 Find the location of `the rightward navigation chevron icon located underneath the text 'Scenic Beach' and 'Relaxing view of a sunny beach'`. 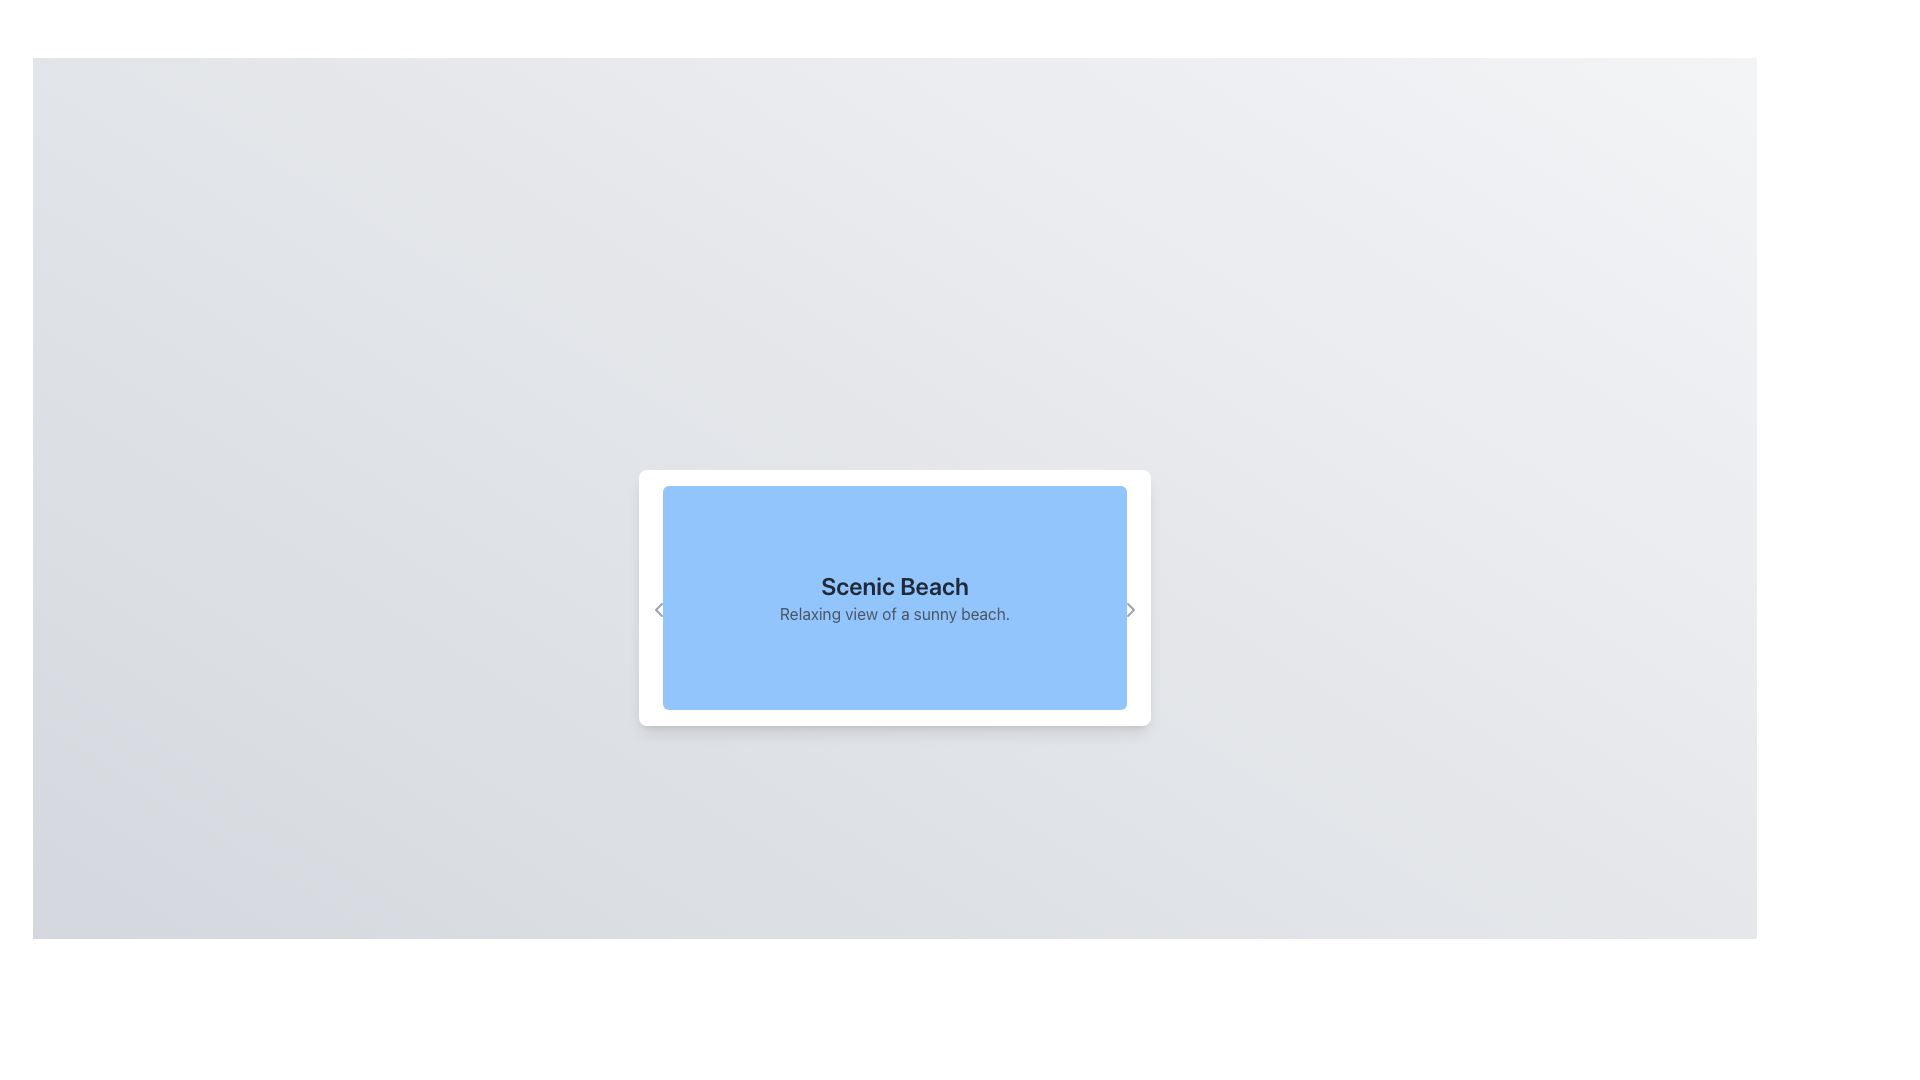

the rightward navigation chevron icon located underneath the text 'Scenic Beach' and 'Relaxing view of a sunny beach' is located at coordinates (1131, 608).